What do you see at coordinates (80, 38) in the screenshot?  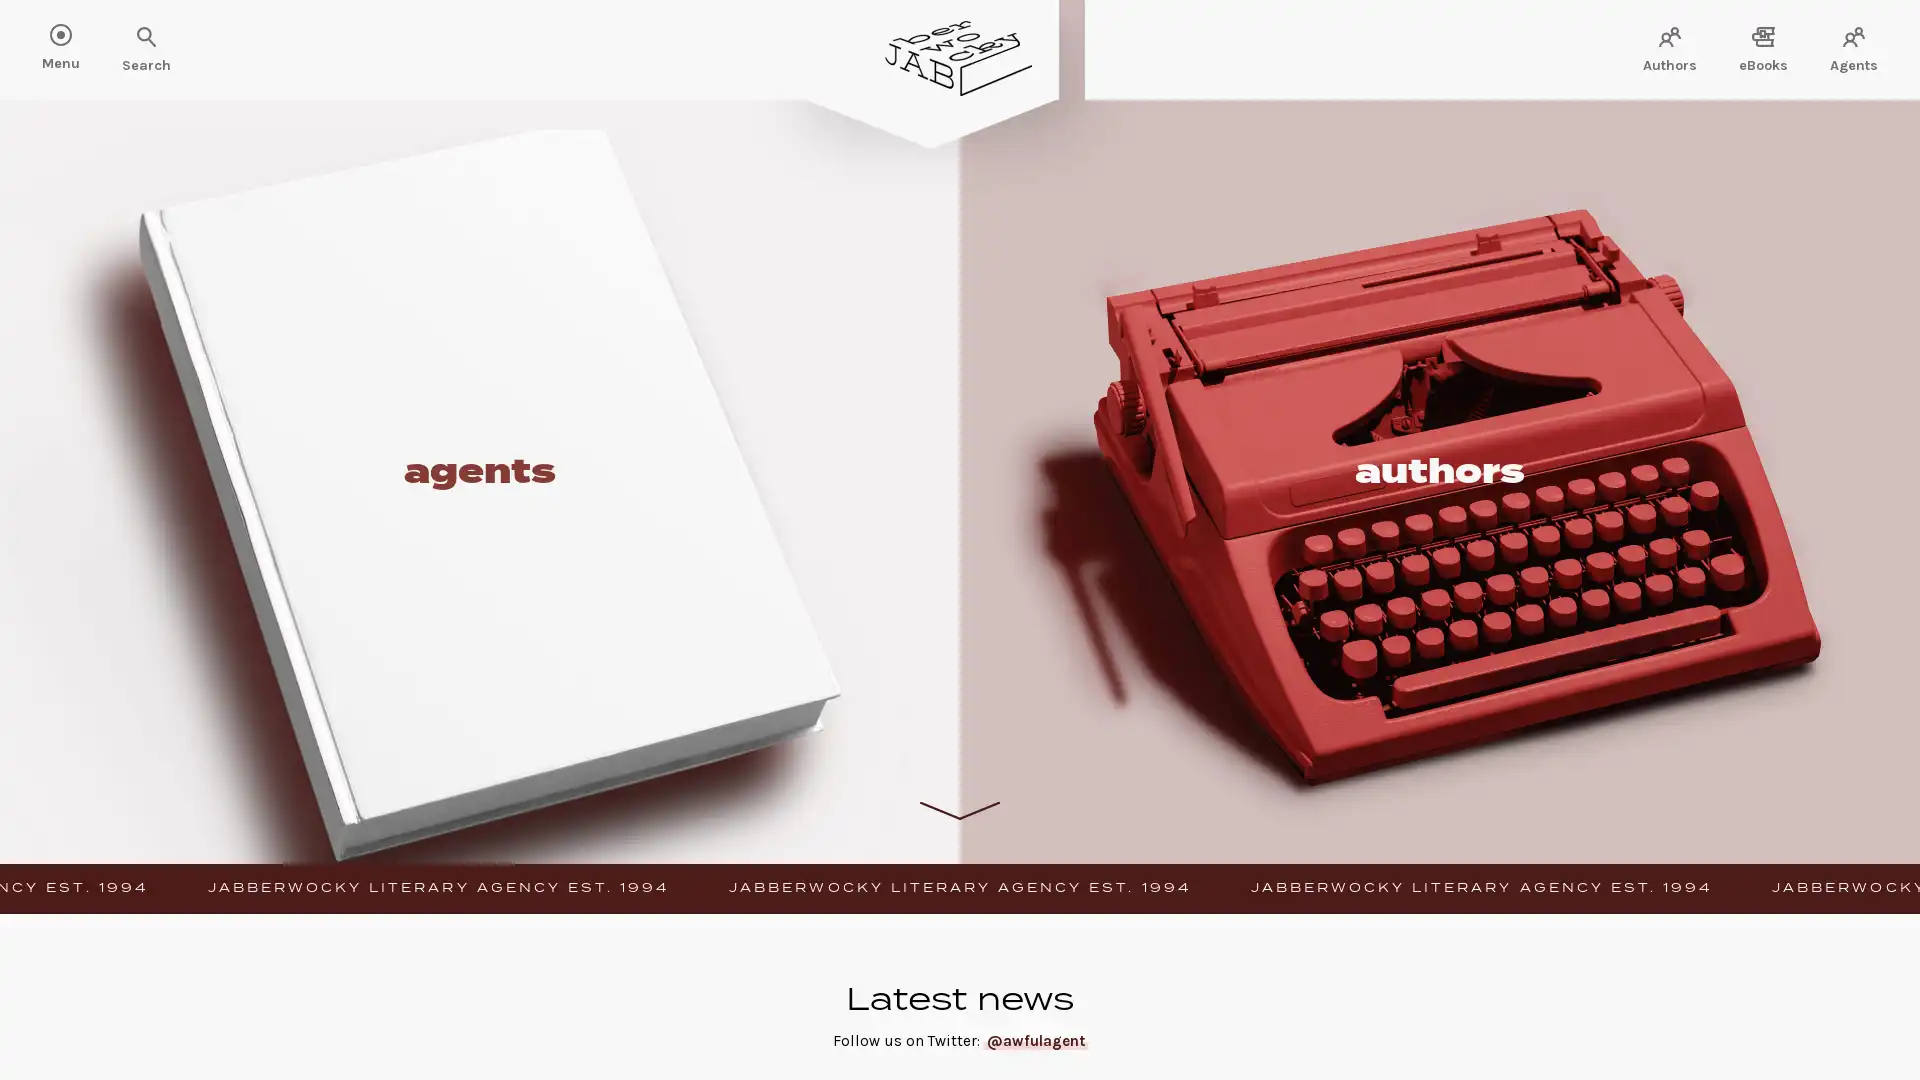 I see `Search` at bounding box center [80, 38].